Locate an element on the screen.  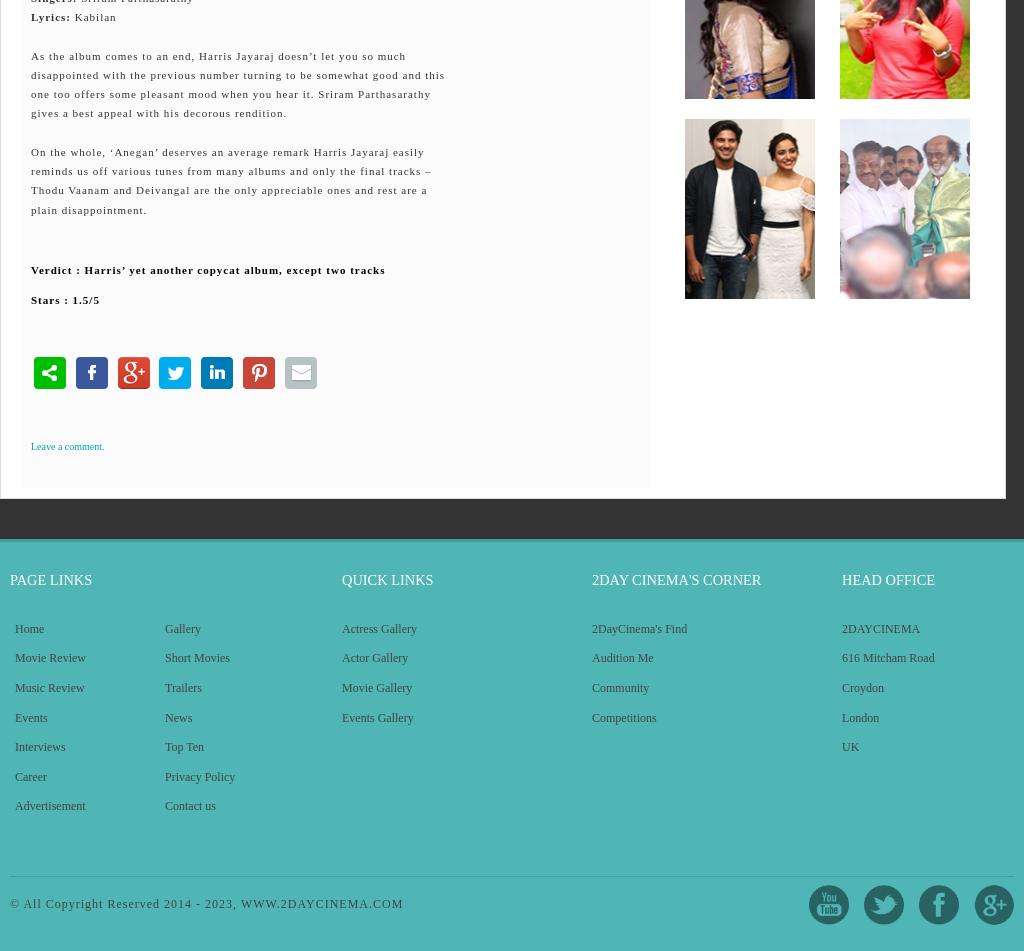
'reminds us off various tunes from many albums and only the final tracks –' is located at coordinates (230, 170).